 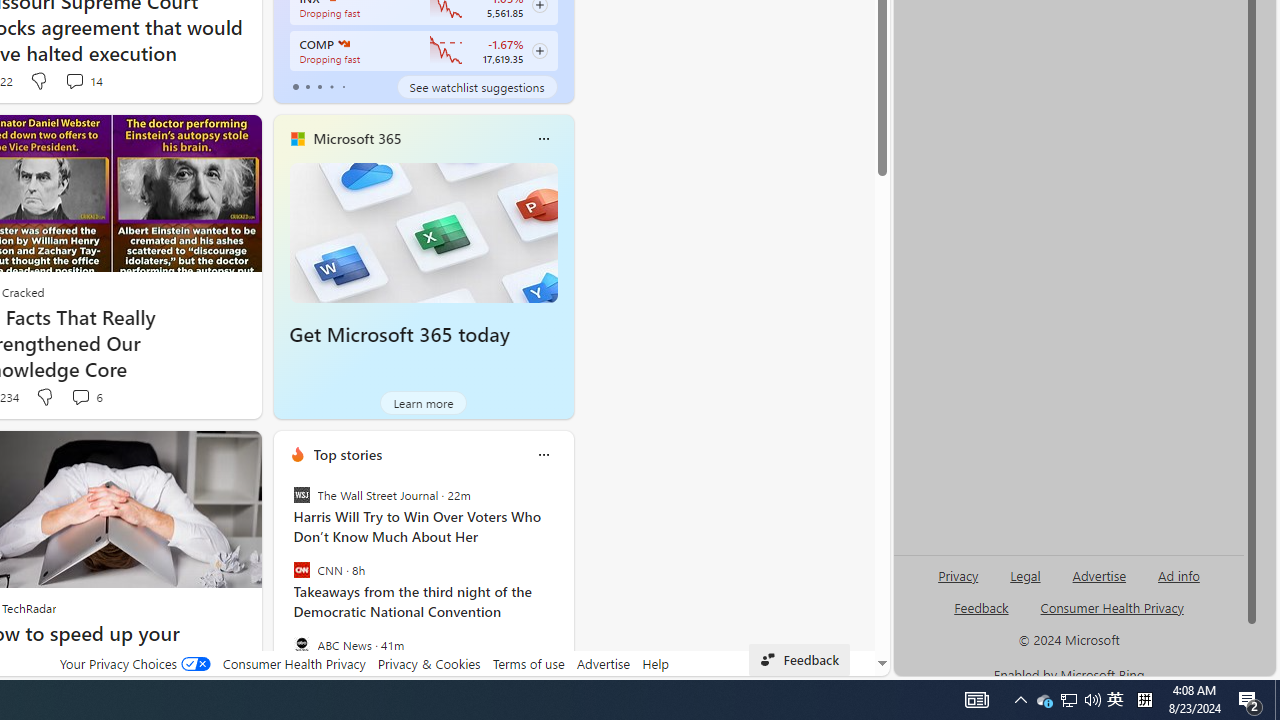 I want to click on 'Class: follow-button  m', so click(x=539, y=50).